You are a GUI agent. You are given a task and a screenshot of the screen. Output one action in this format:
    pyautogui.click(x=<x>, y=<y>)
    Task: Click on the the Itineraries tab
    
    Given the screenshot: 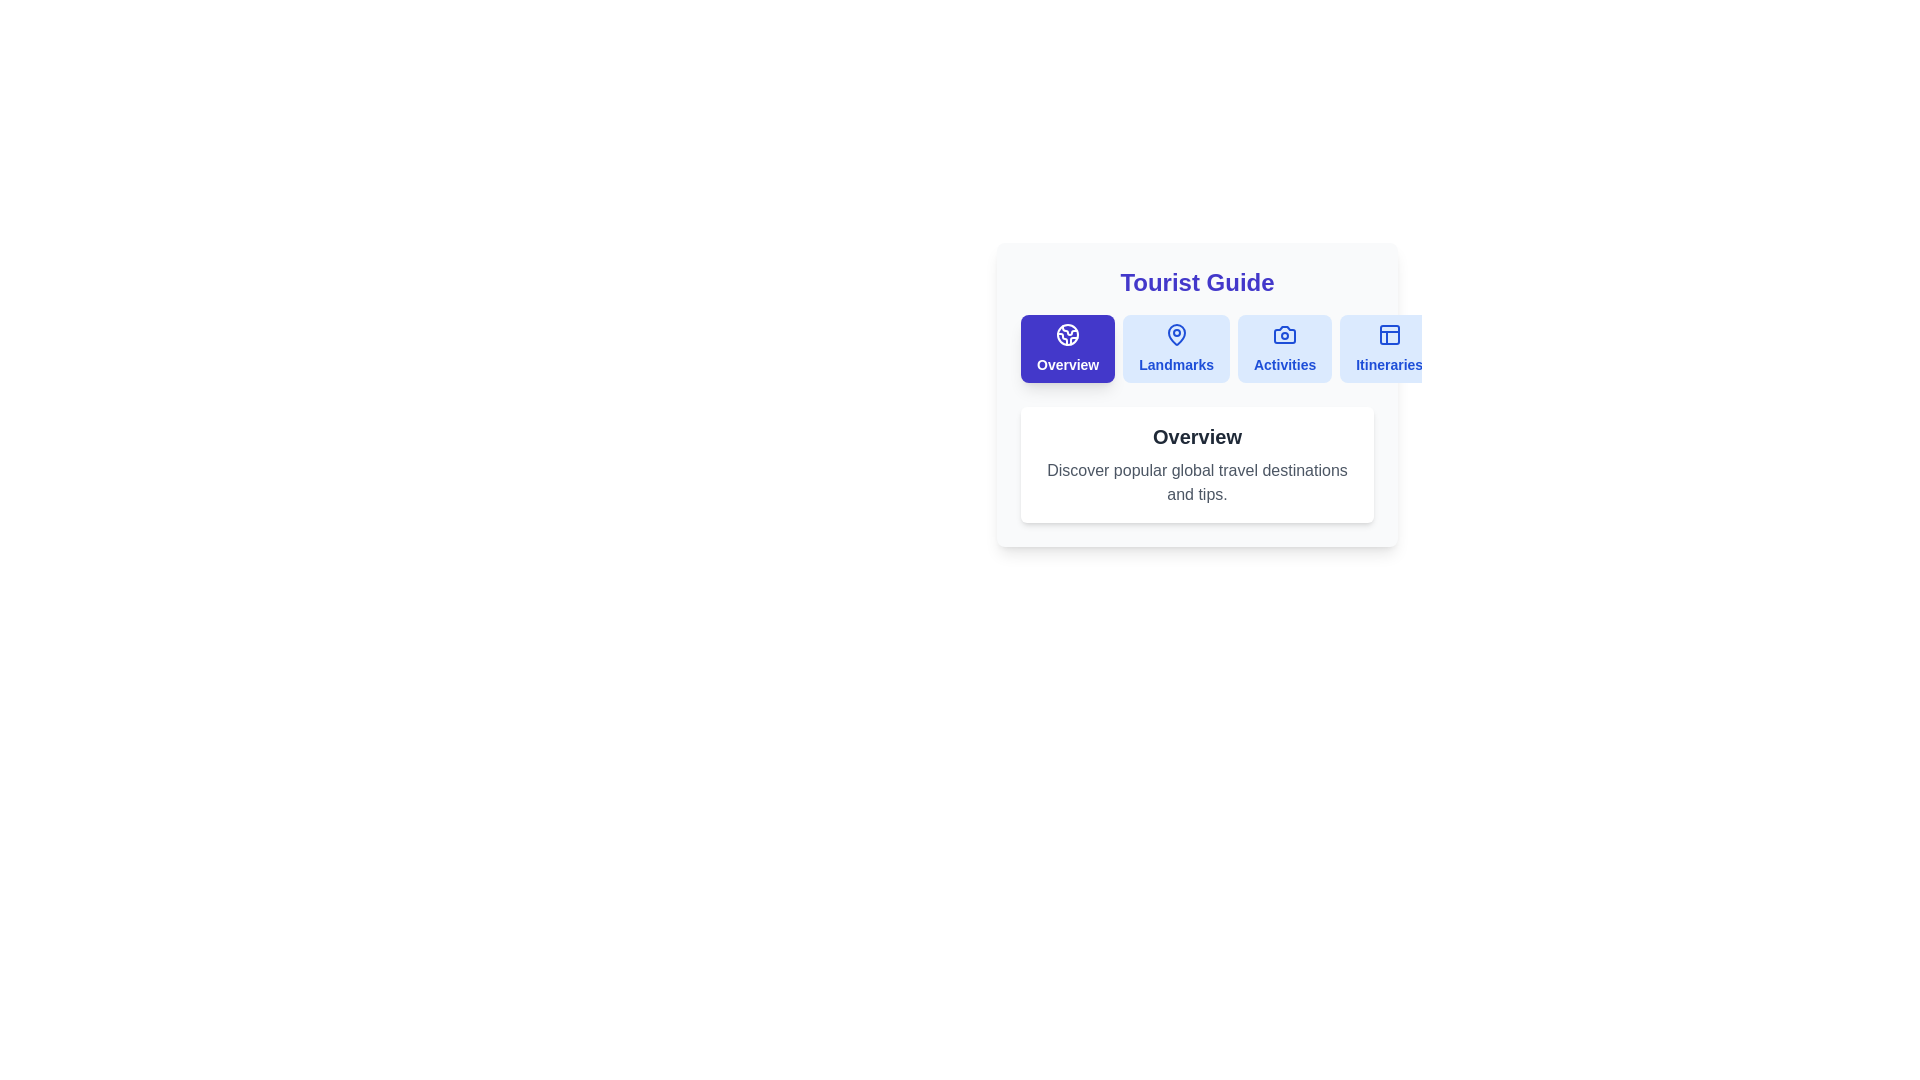 What is the action you would take?
    pyautogui.click(x=1387, y=347)
    